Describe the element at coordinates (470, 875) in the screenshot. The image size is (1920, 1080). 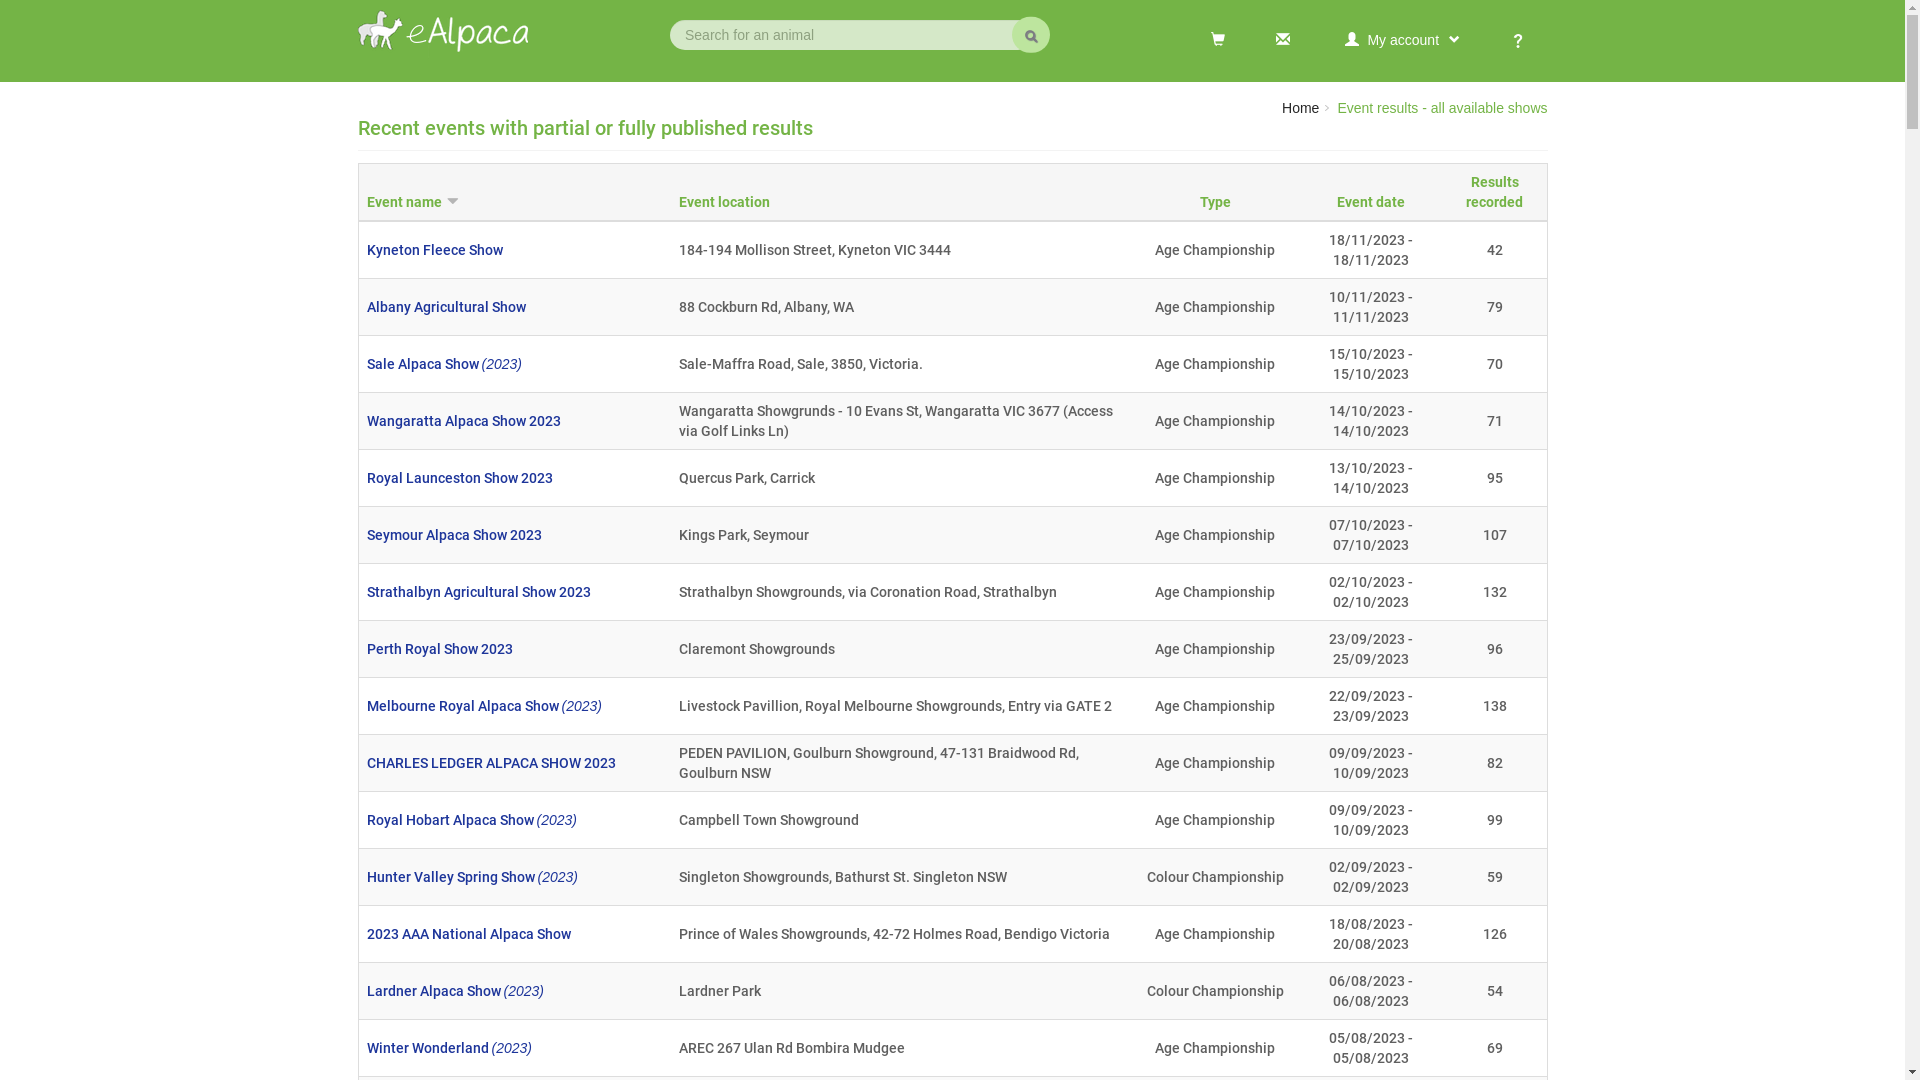
I see `'Hunter Valley Spring Show (2023)'` at that location.